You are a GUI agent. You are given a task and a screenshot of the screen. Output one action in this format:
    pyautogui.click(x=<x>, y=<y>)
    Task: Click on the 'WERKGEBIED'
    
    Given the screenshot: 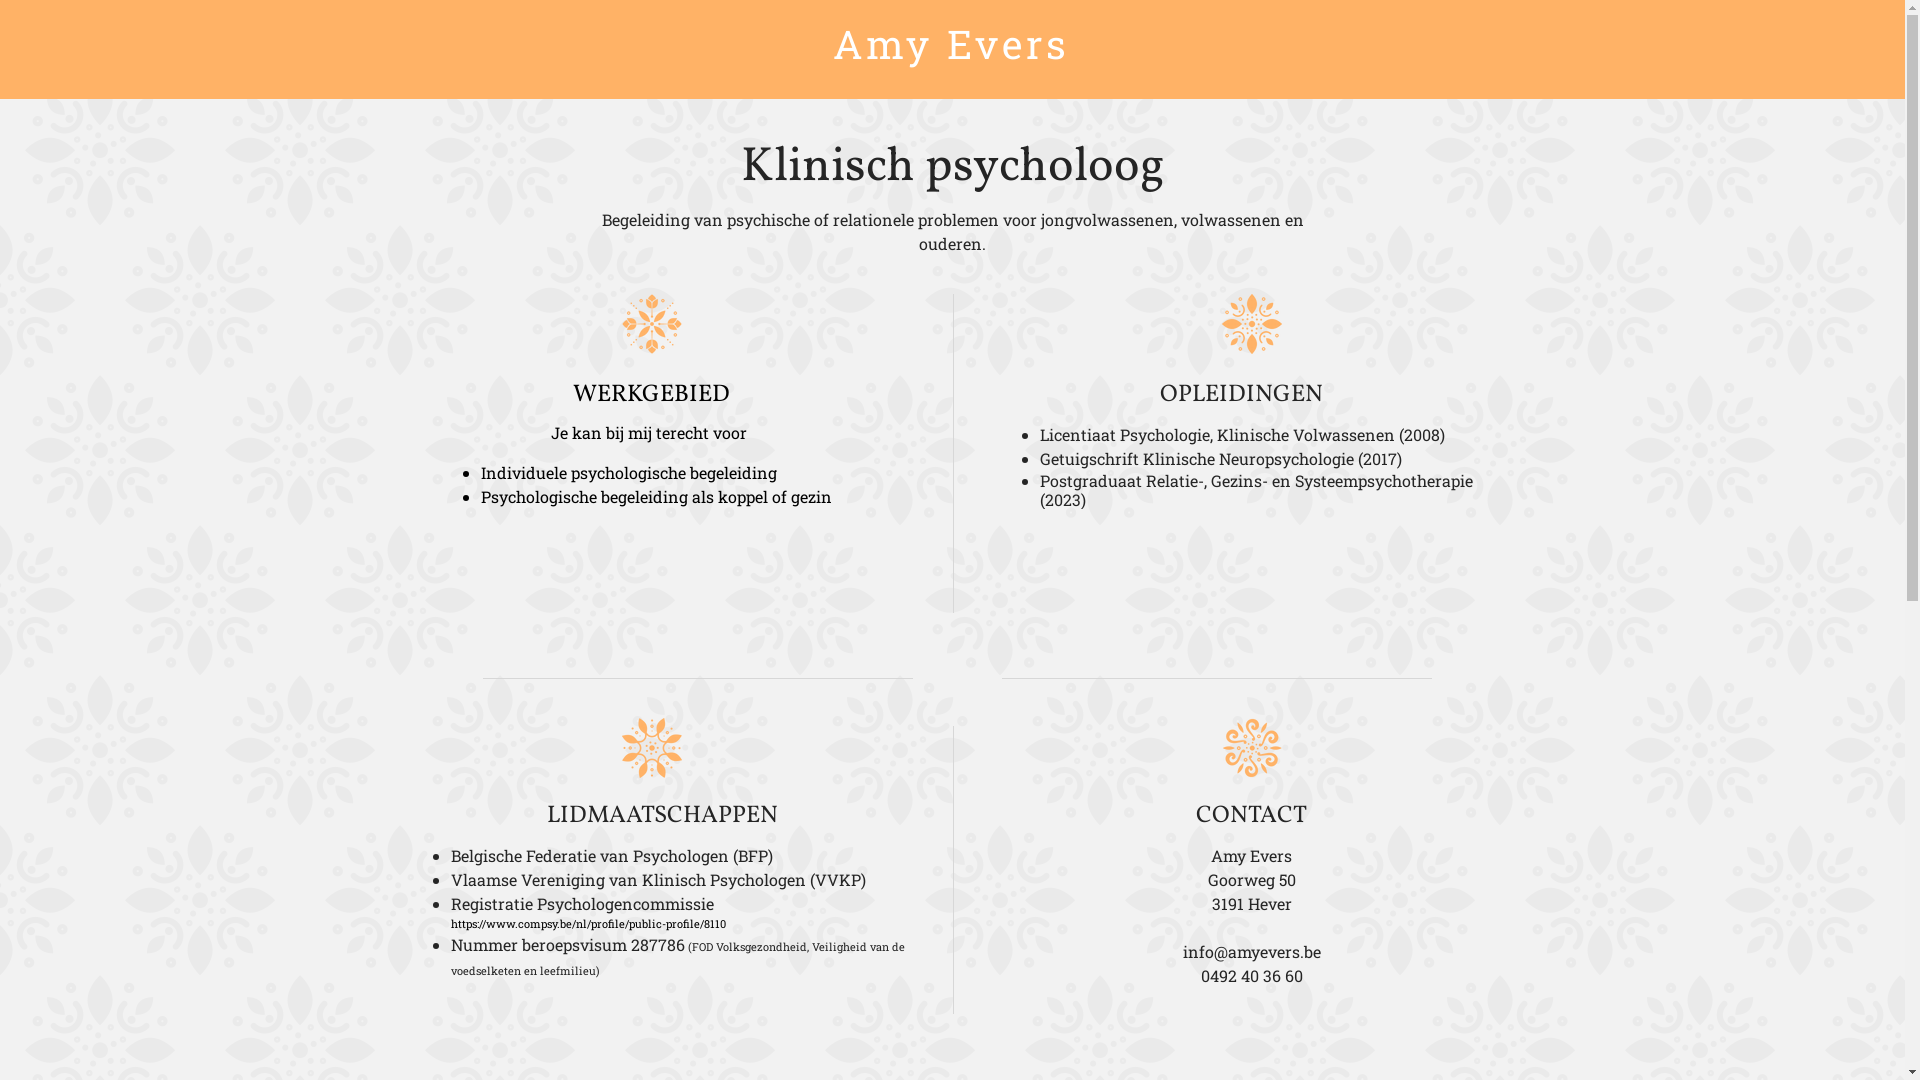 What is the action you would take?
    pyautogui.click(x=570, y=394)
    